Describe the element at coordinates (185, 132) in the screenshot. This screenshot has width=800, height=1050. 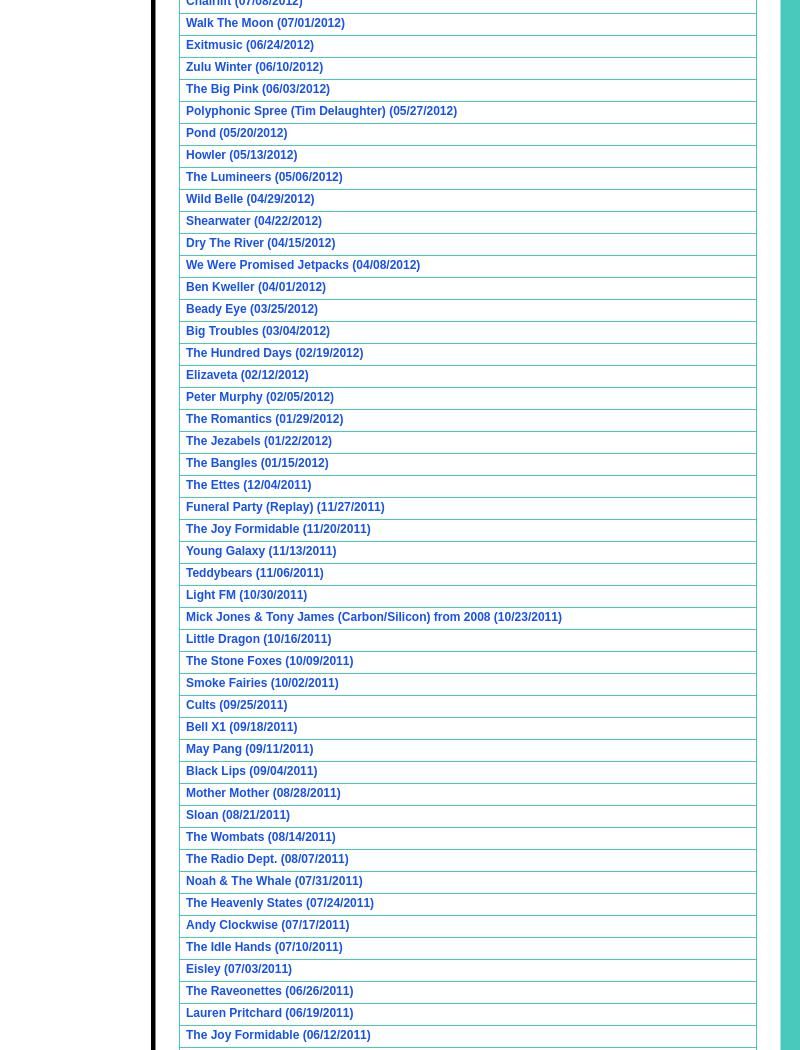
I see `'Pond (05/20/2012)'` at that location.